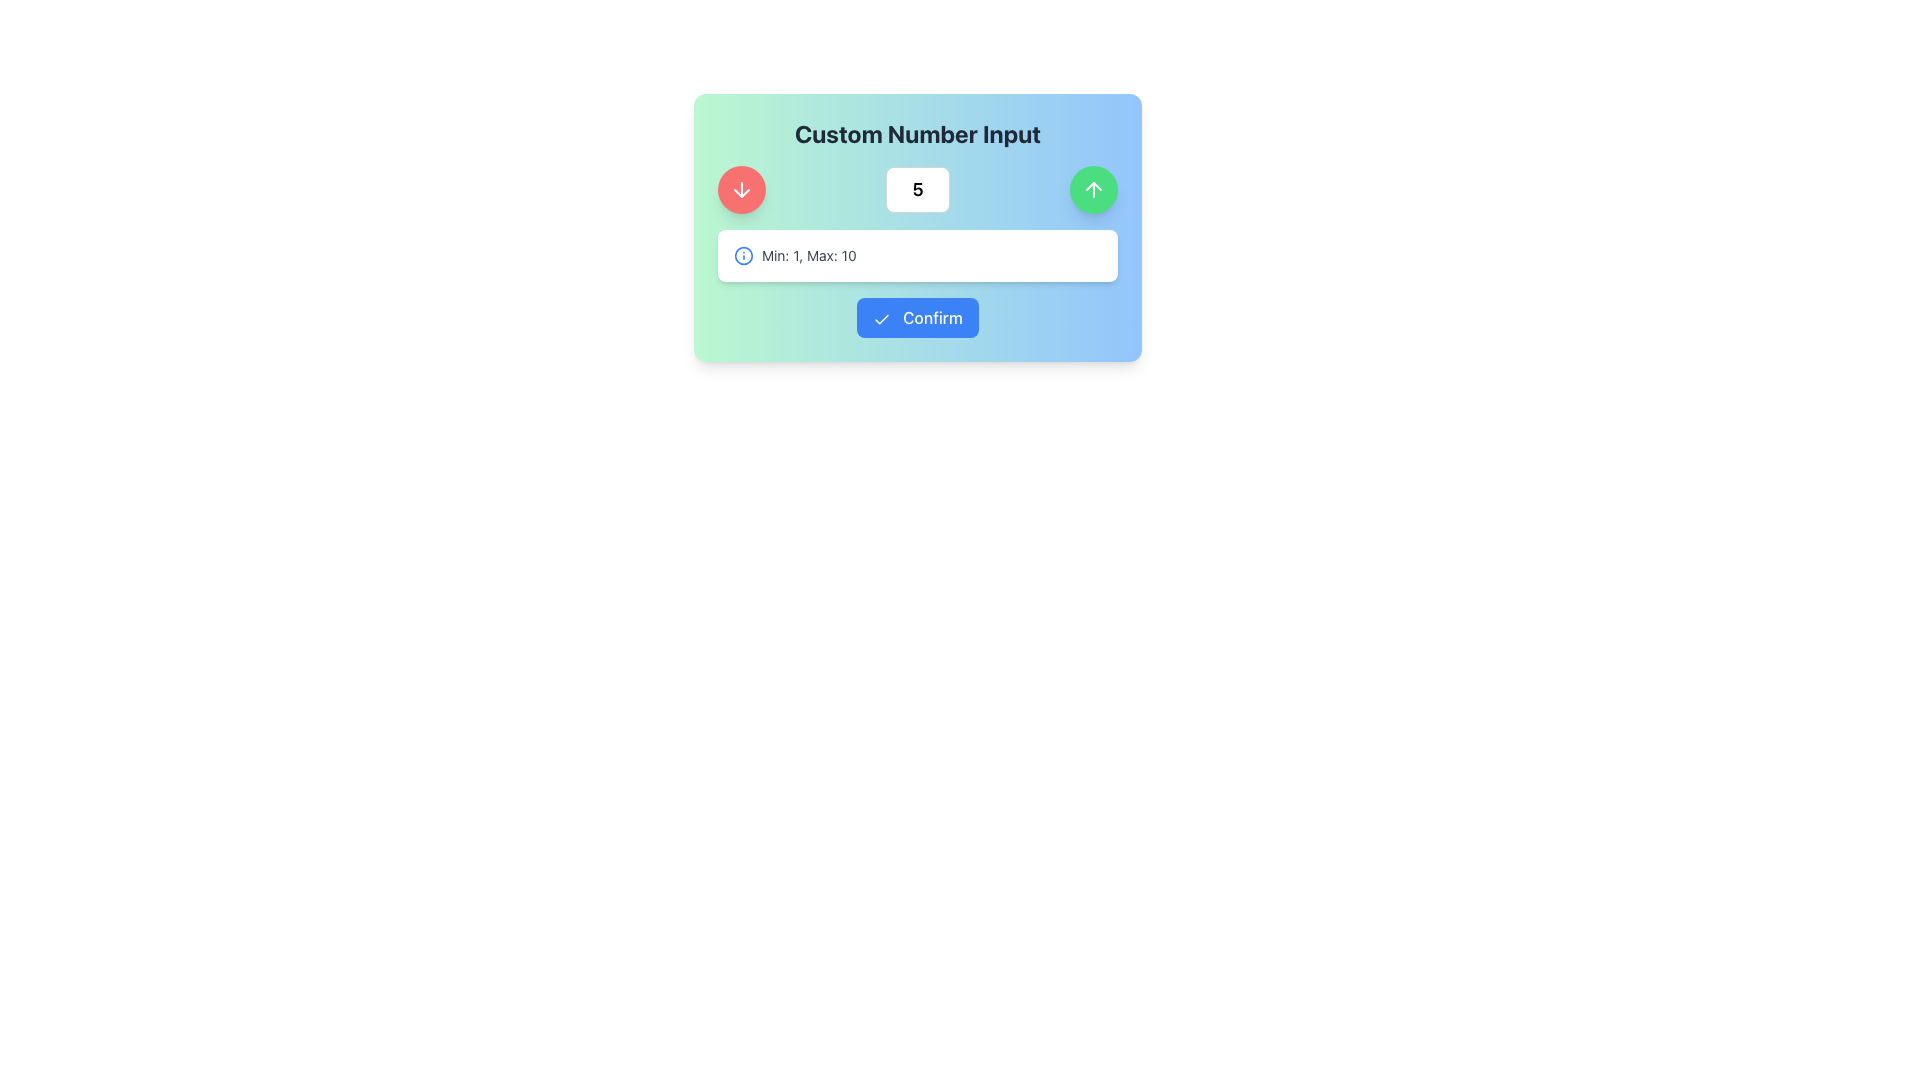  What do you see at coordinates (916, 316) in the screenshot?
I see `the blue 'Confirm' button with a checkmark icon to confirm the action` at bounding box center [916, 316].